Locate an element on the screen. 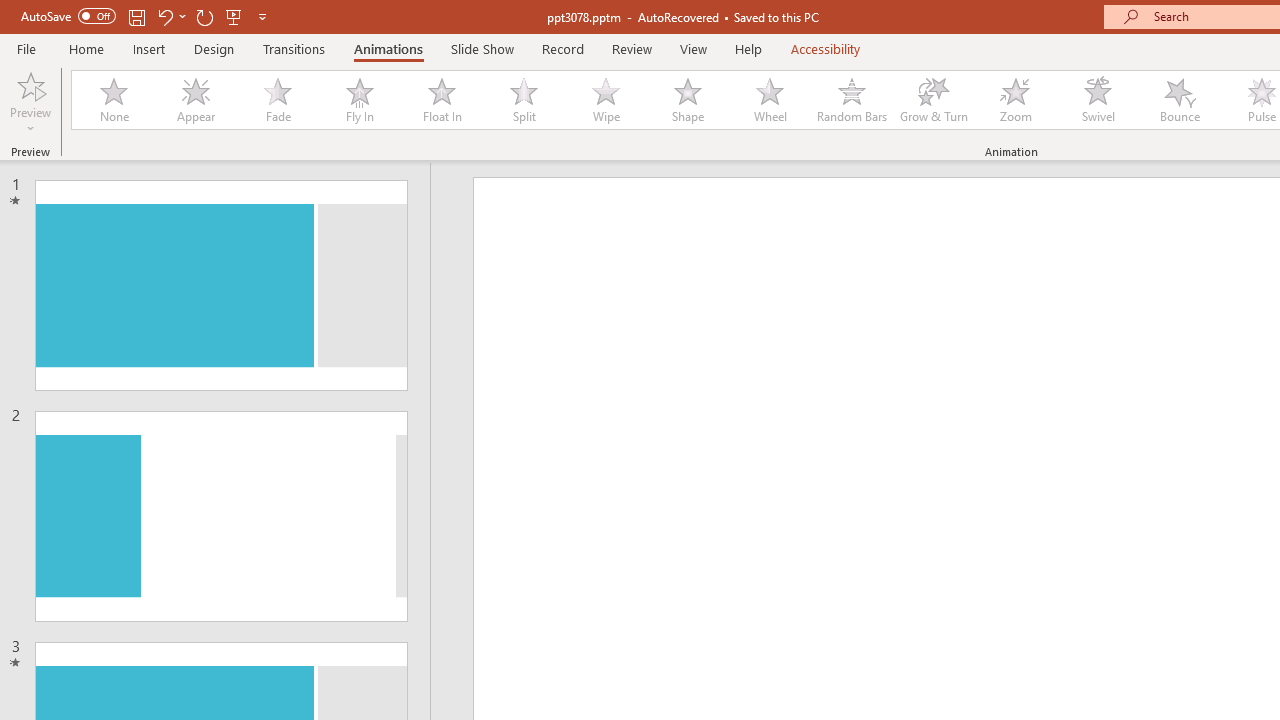  'Home' is located at coordinates (85, 48).